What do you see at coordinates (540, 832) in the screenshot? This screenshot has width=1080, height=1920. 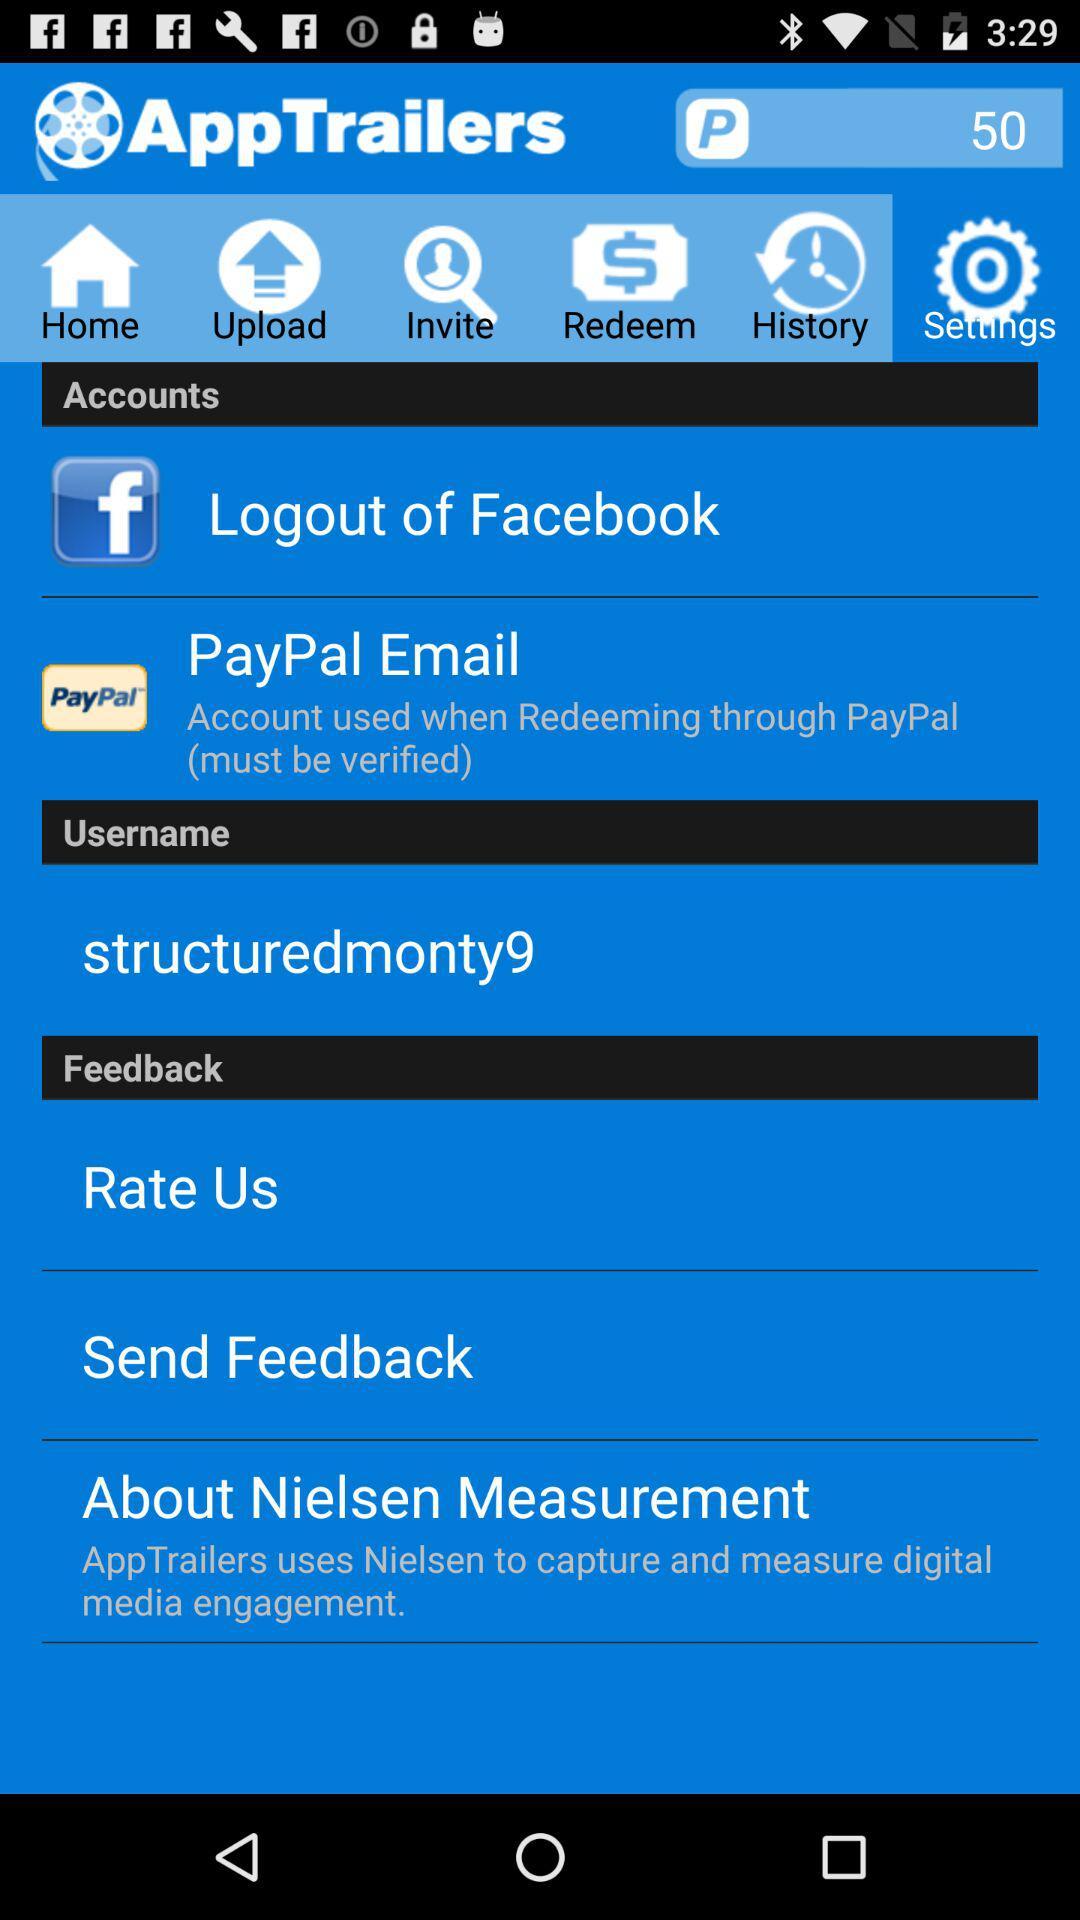 I see `item above structuredmonty9 item` at bounding box center [540, 832].